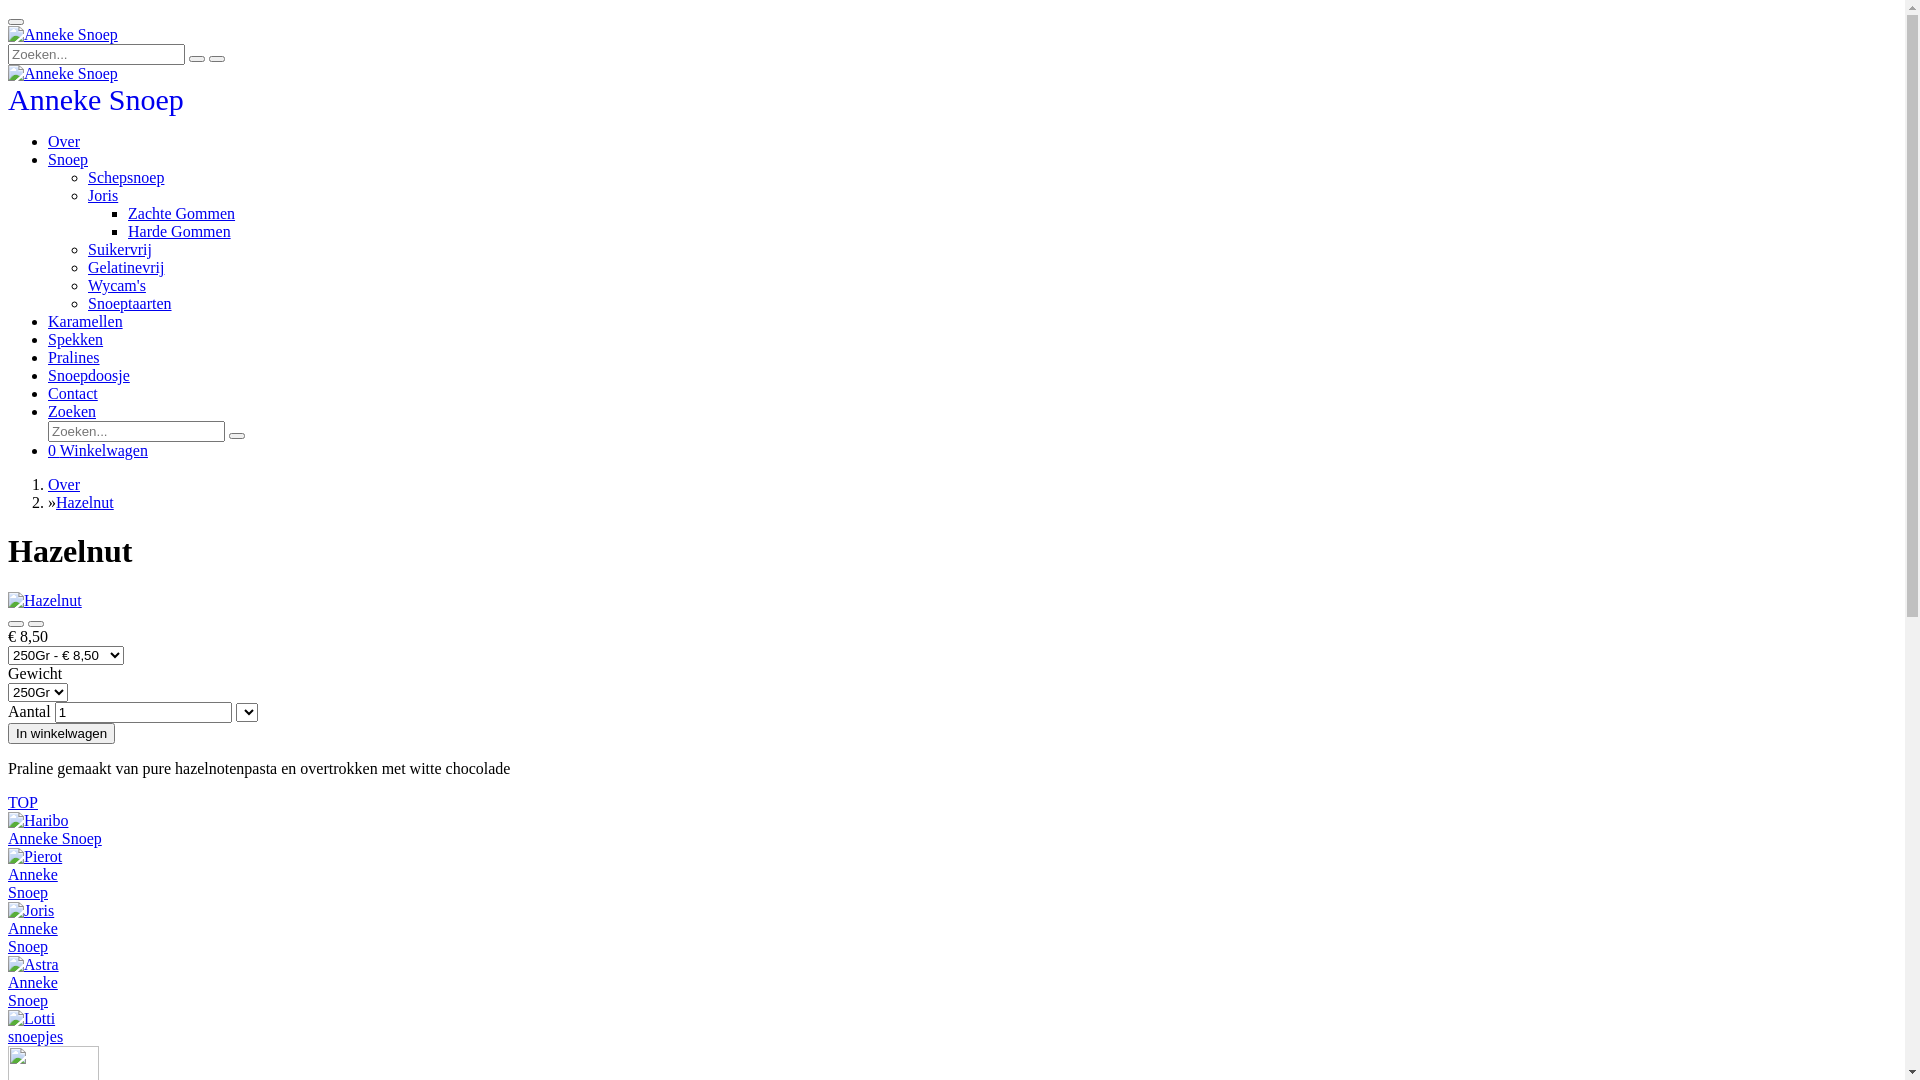  What do you see at coordinates (101, 195) in the screenshot?
I see `'Joris'` at bounding box center [101, 195].